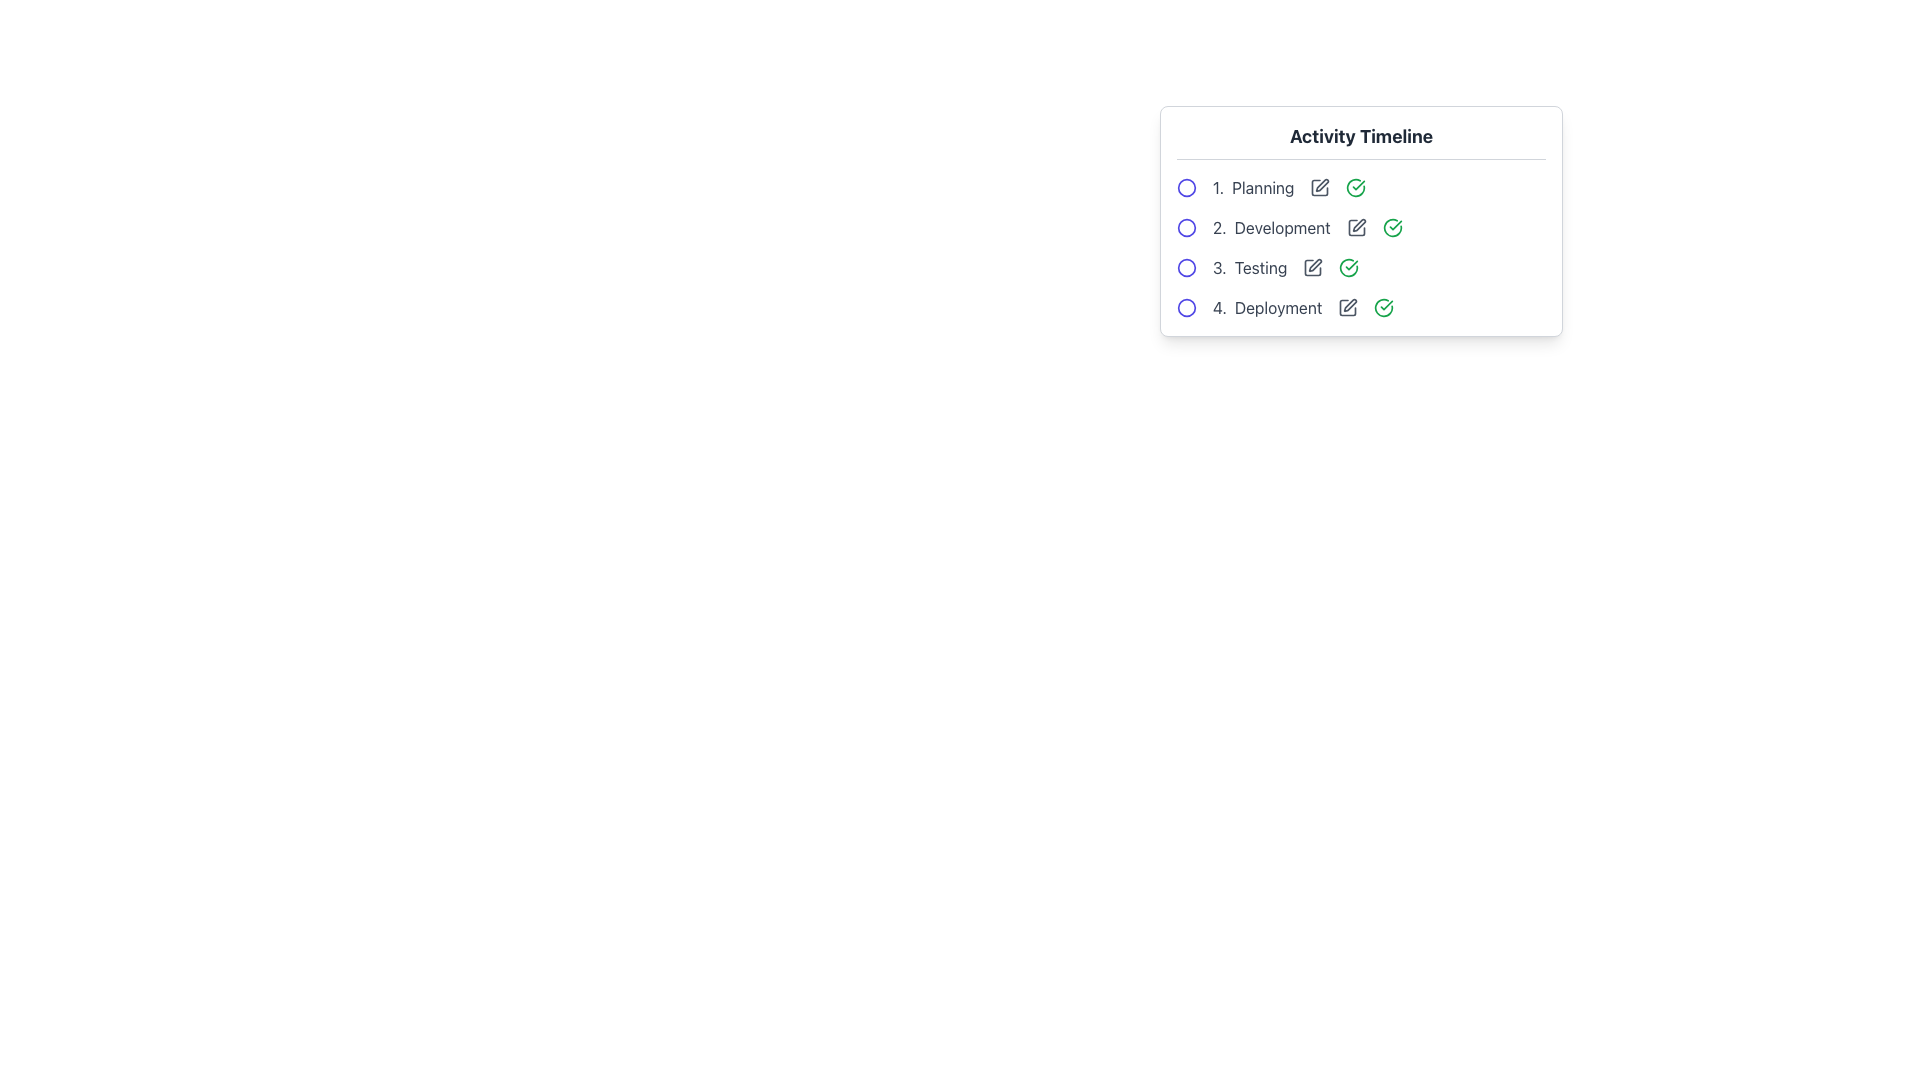  What do you see at coordinates (1391, 226) in the screenshot?
I see `the status-indicative styling of the 'Development' activity icon located in the second row of the 'Activity Timeline' interface` at bounding box center [1391, 226].